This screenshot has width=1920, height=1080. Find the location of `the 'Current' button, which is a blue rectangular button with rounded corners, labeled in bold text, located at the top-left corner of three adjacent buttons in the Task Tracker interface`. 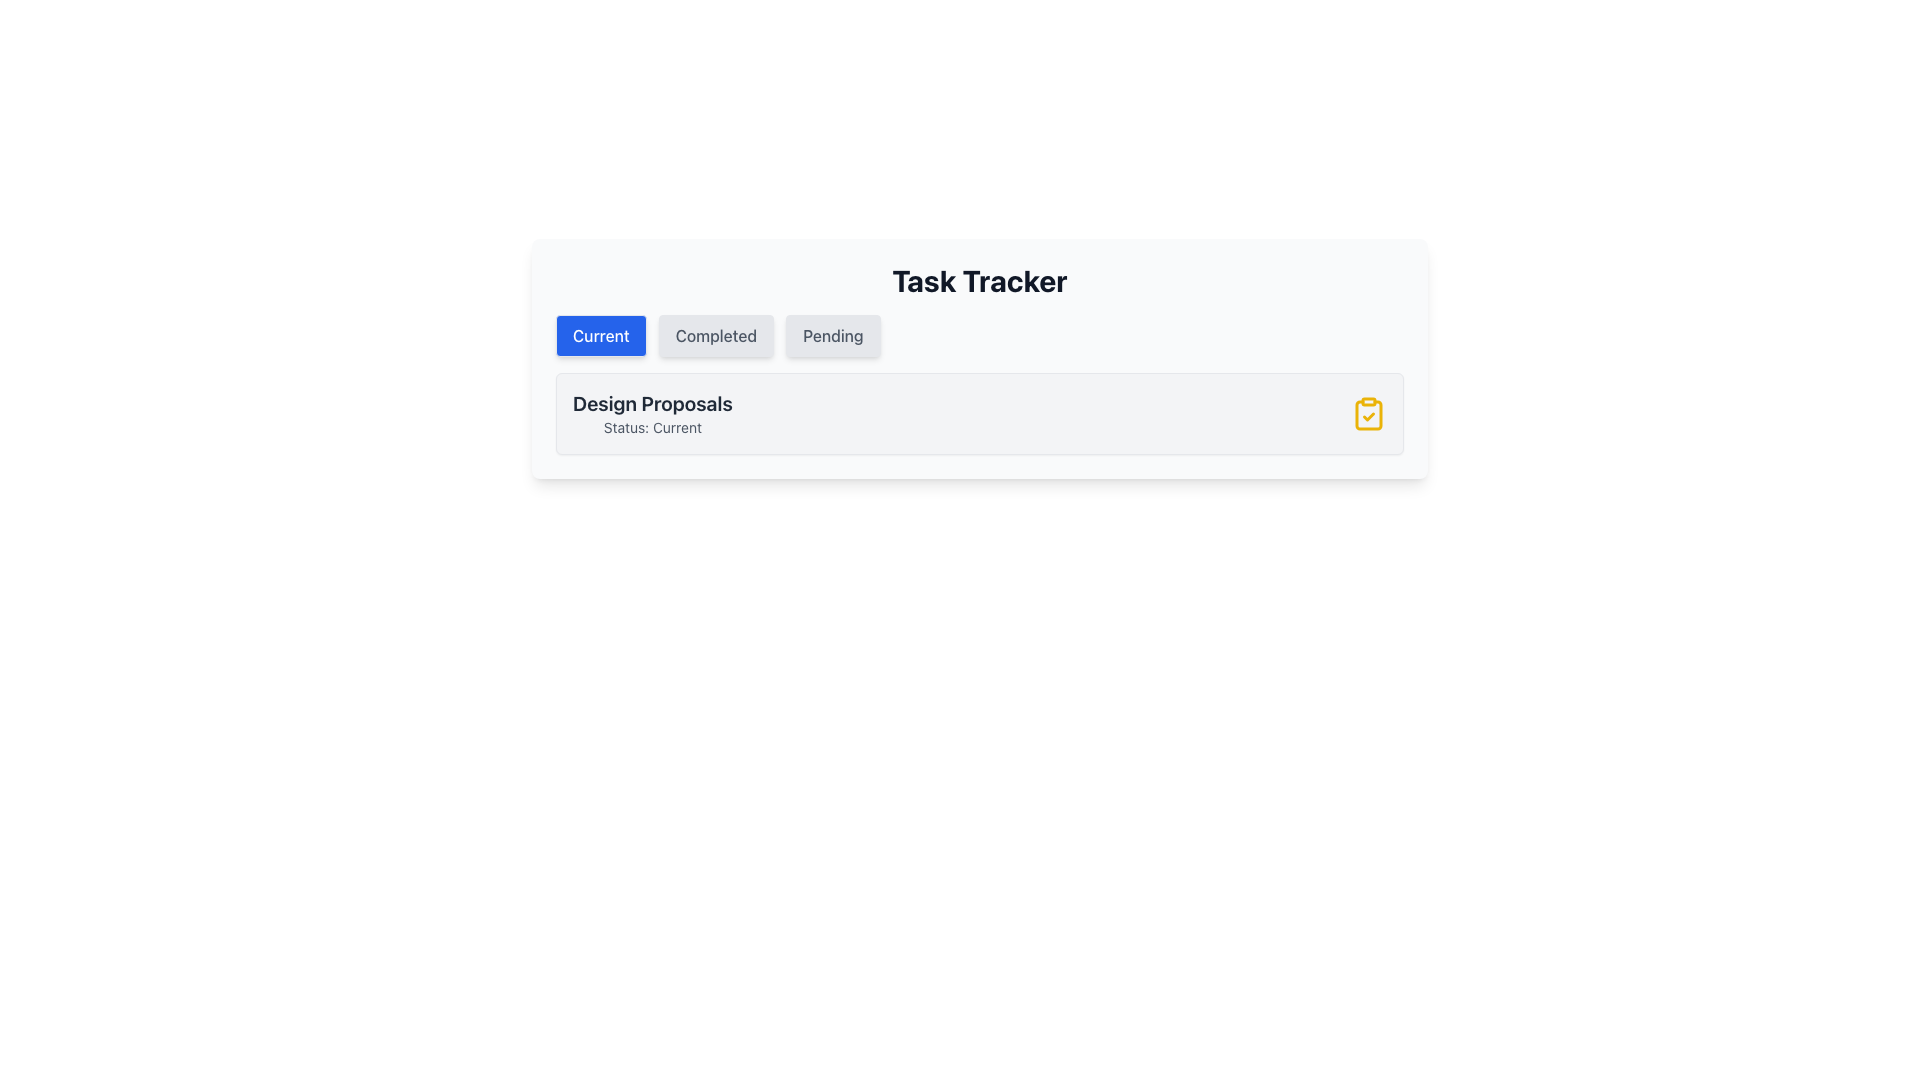

the 'Current' button, which is a blue rectangular button with rounded corners, labeled in bold text, located at the top-left corner of three adjacent buttons in the Task Tracker interface is located at coordinates (599, 334).